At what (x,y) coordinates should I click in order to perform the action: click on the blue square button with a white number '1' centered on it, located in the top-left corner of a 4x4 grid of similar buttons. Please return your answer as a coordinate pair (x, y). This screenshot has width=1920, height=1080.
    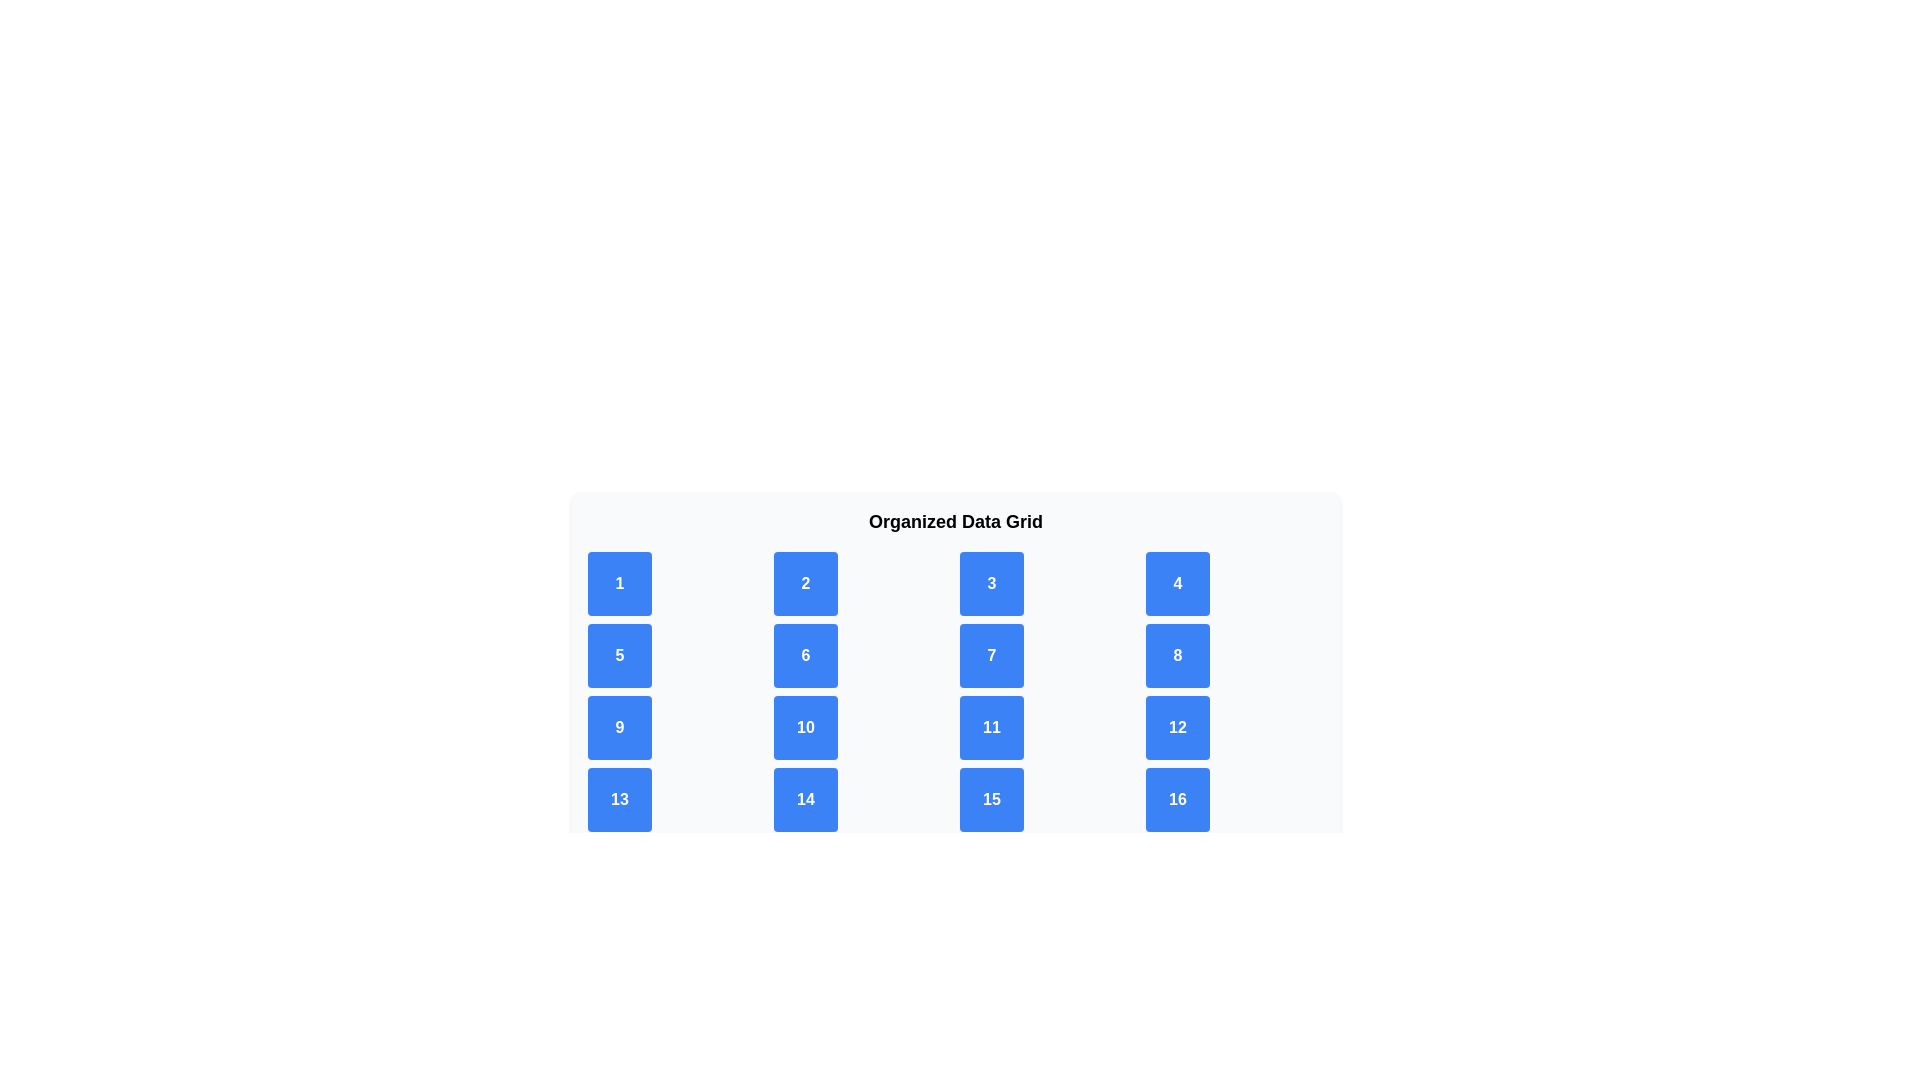
    Looking at the image, I should click on (618, 583).